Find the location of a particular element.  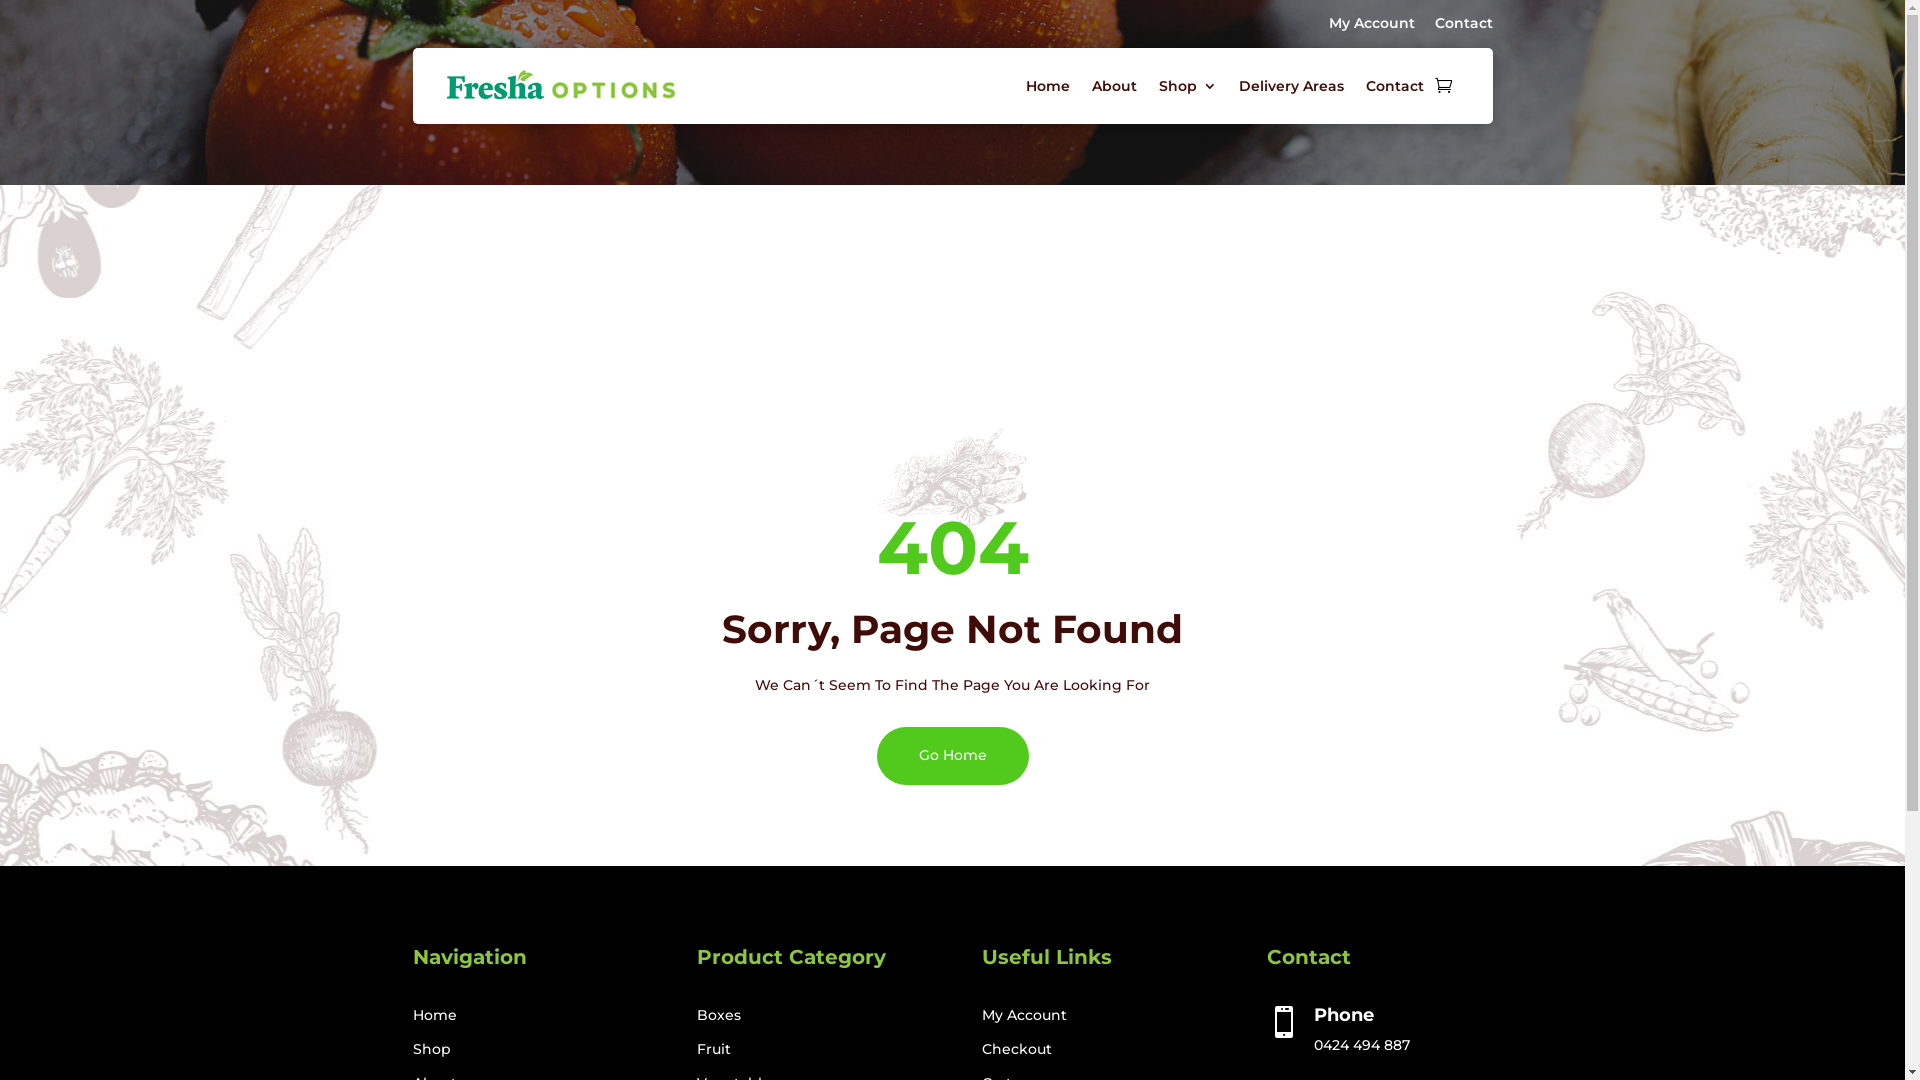

'Checkout' is located at coordinates (982, 1048).